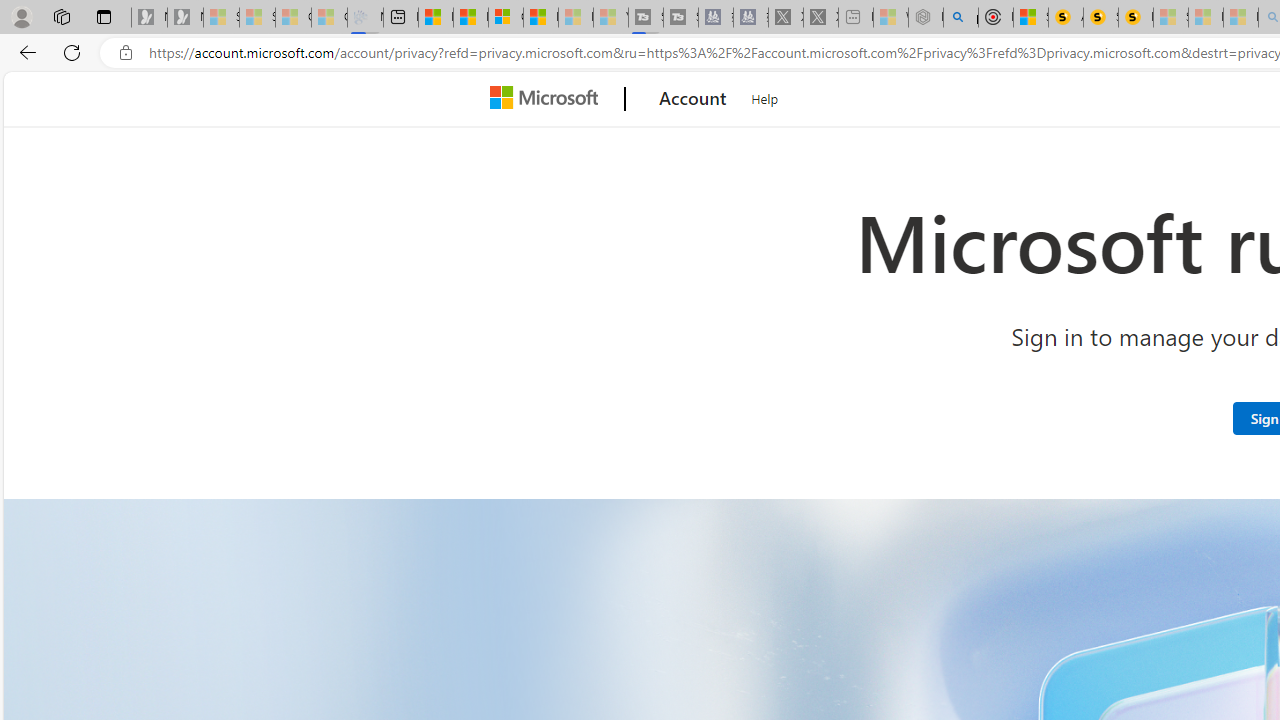 Image resolution: width=1280 pixels, height=720 pixels. I want to click on 'Microsoft', so click(548, 99).